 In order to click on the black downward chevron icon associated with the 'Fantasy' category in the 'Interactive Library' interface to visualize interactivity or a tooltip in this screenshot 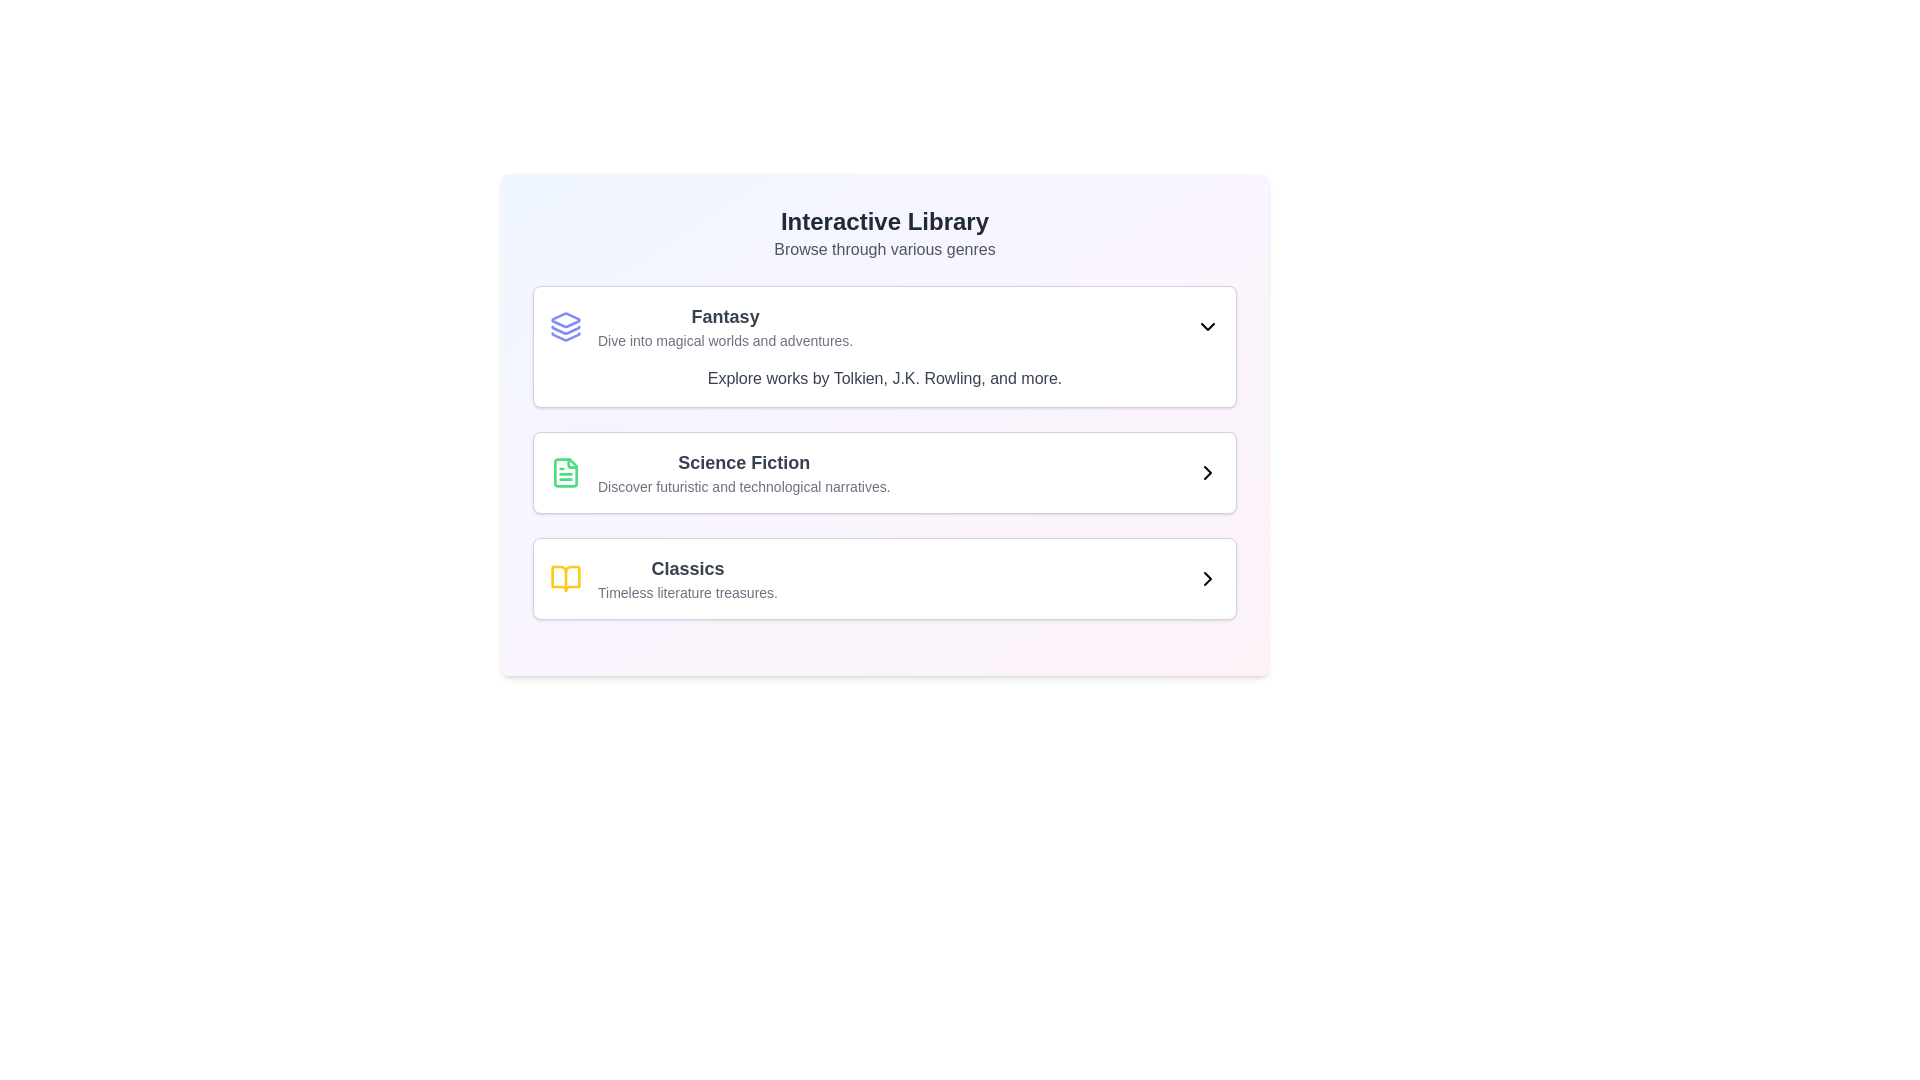, I will do `click(1207, 326)`.